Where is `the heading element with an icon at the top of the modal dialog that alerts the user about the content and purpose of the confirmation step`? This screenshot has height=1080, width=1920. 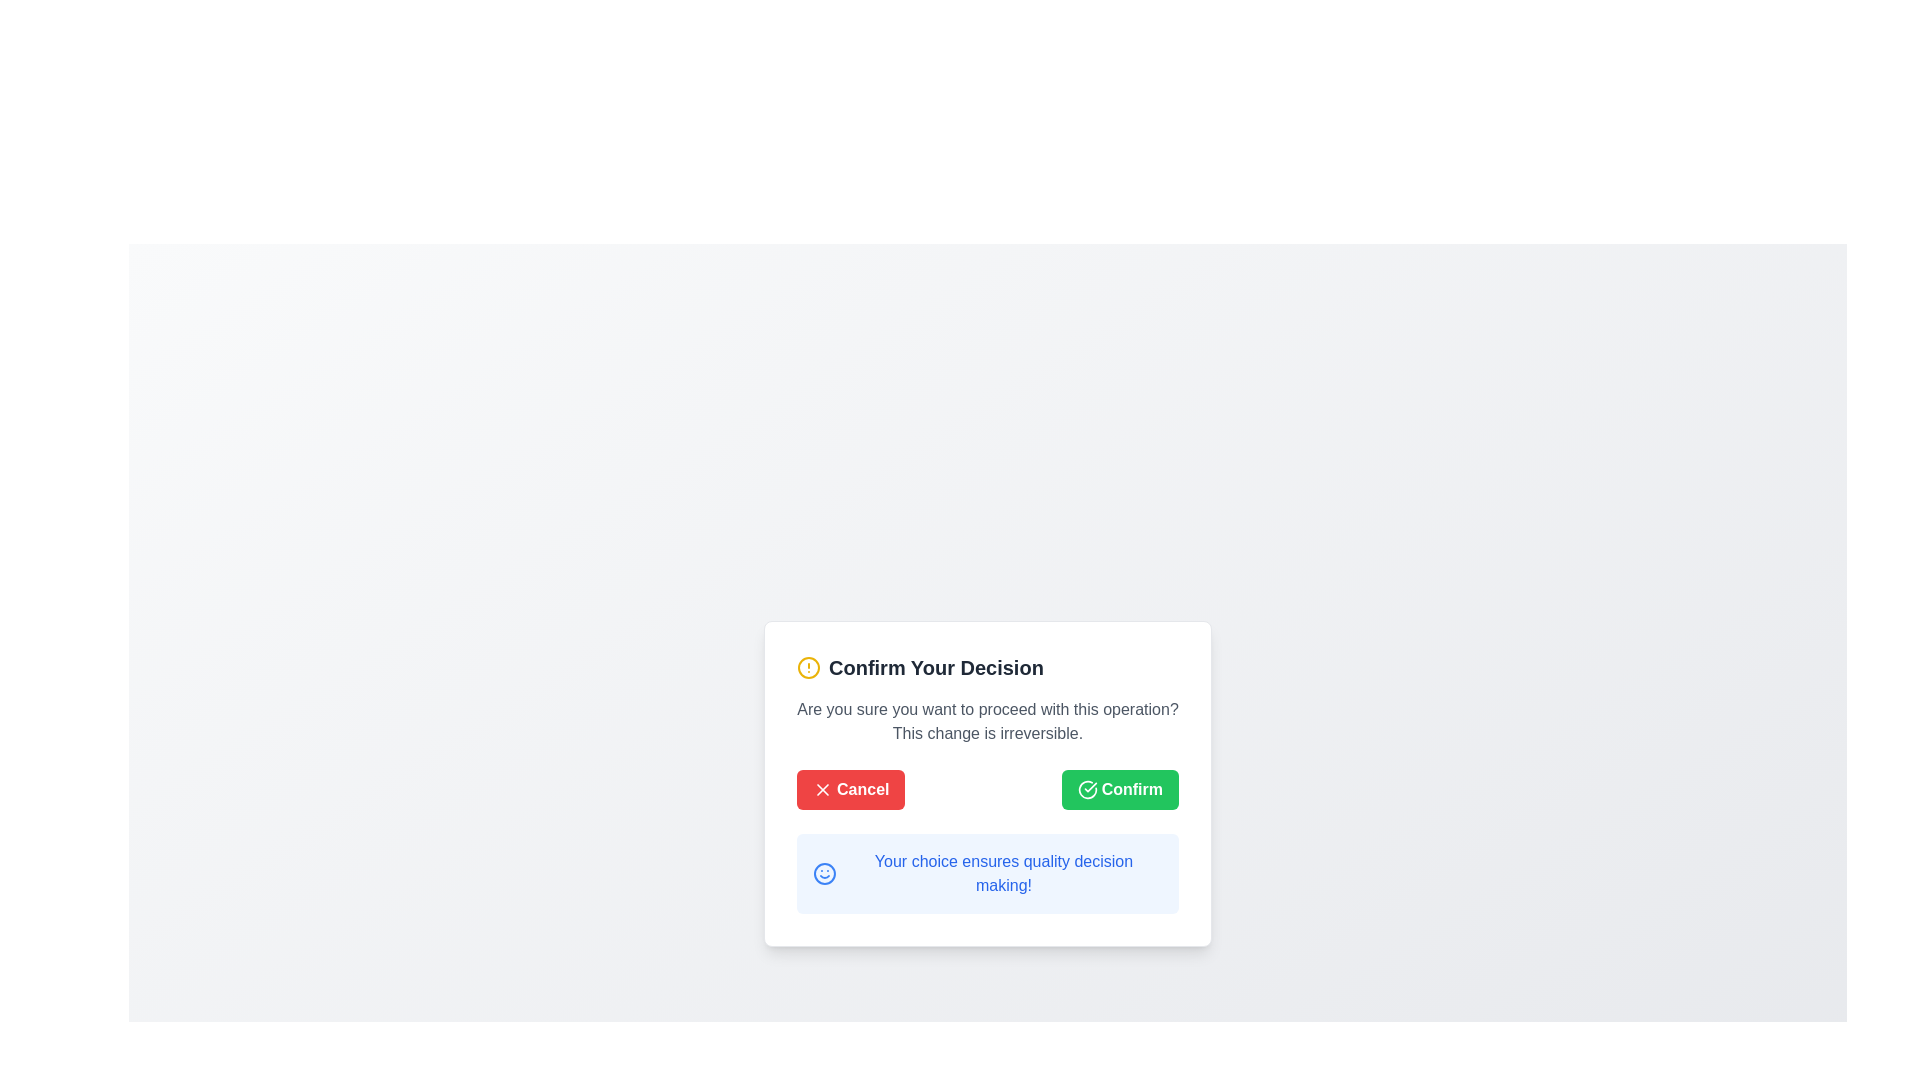
the heading element with an icon at the top of the modal dialog that alerts the user about the content and purpose of the confirmation step is located at coordinates (988, 667).